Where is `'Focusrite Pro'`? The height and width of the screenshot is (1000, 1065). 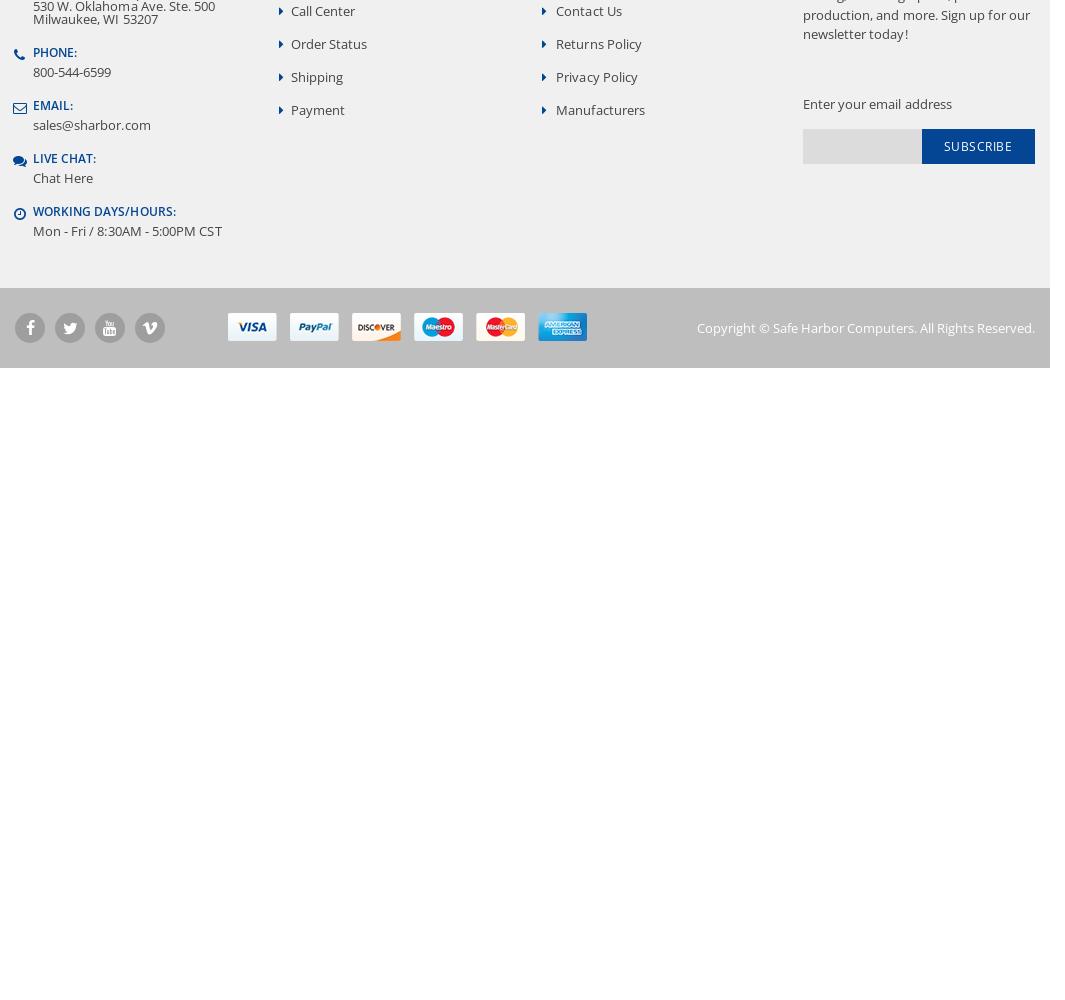
'Focusrite Pro' is located at coordinates (93, 23).